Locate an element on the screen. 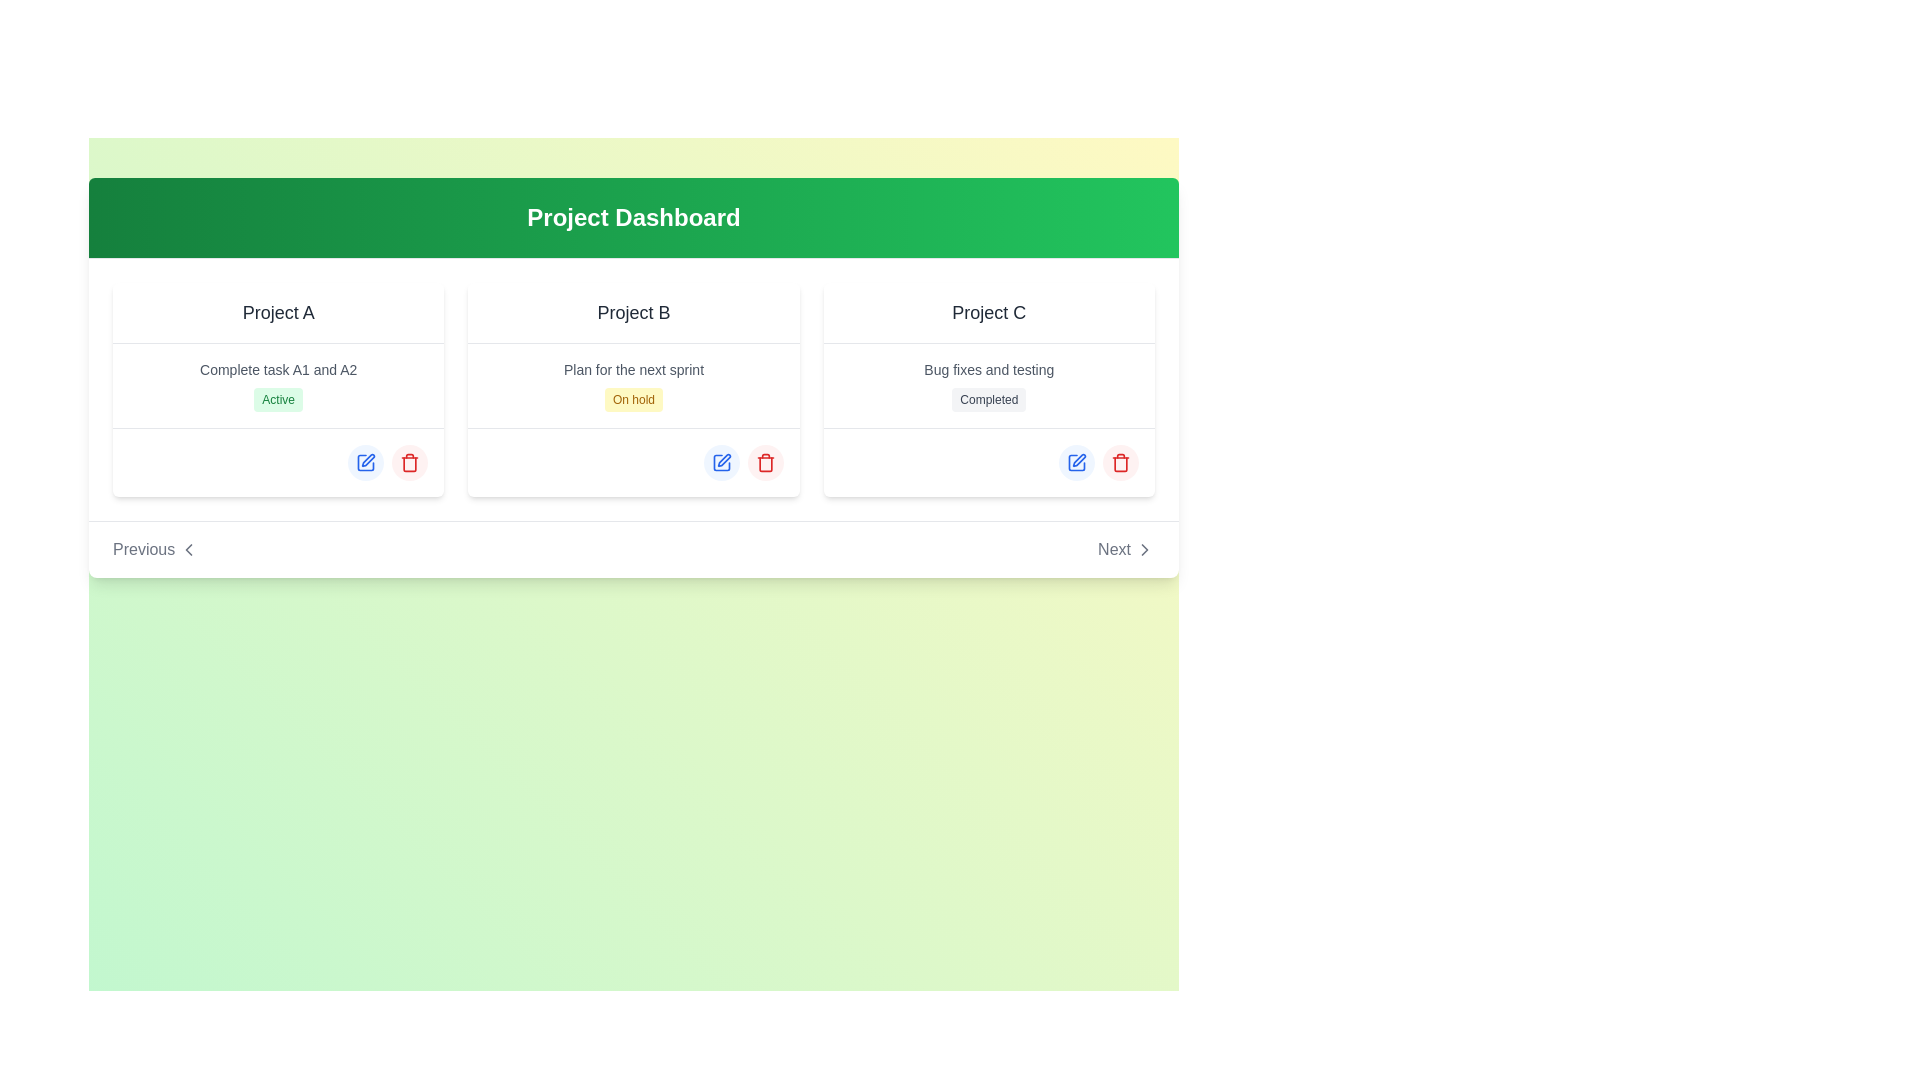 The image size is (1920, 1080). the edit button located in the bottom-right corner of the Project A card is located at coordinates (366, 462).